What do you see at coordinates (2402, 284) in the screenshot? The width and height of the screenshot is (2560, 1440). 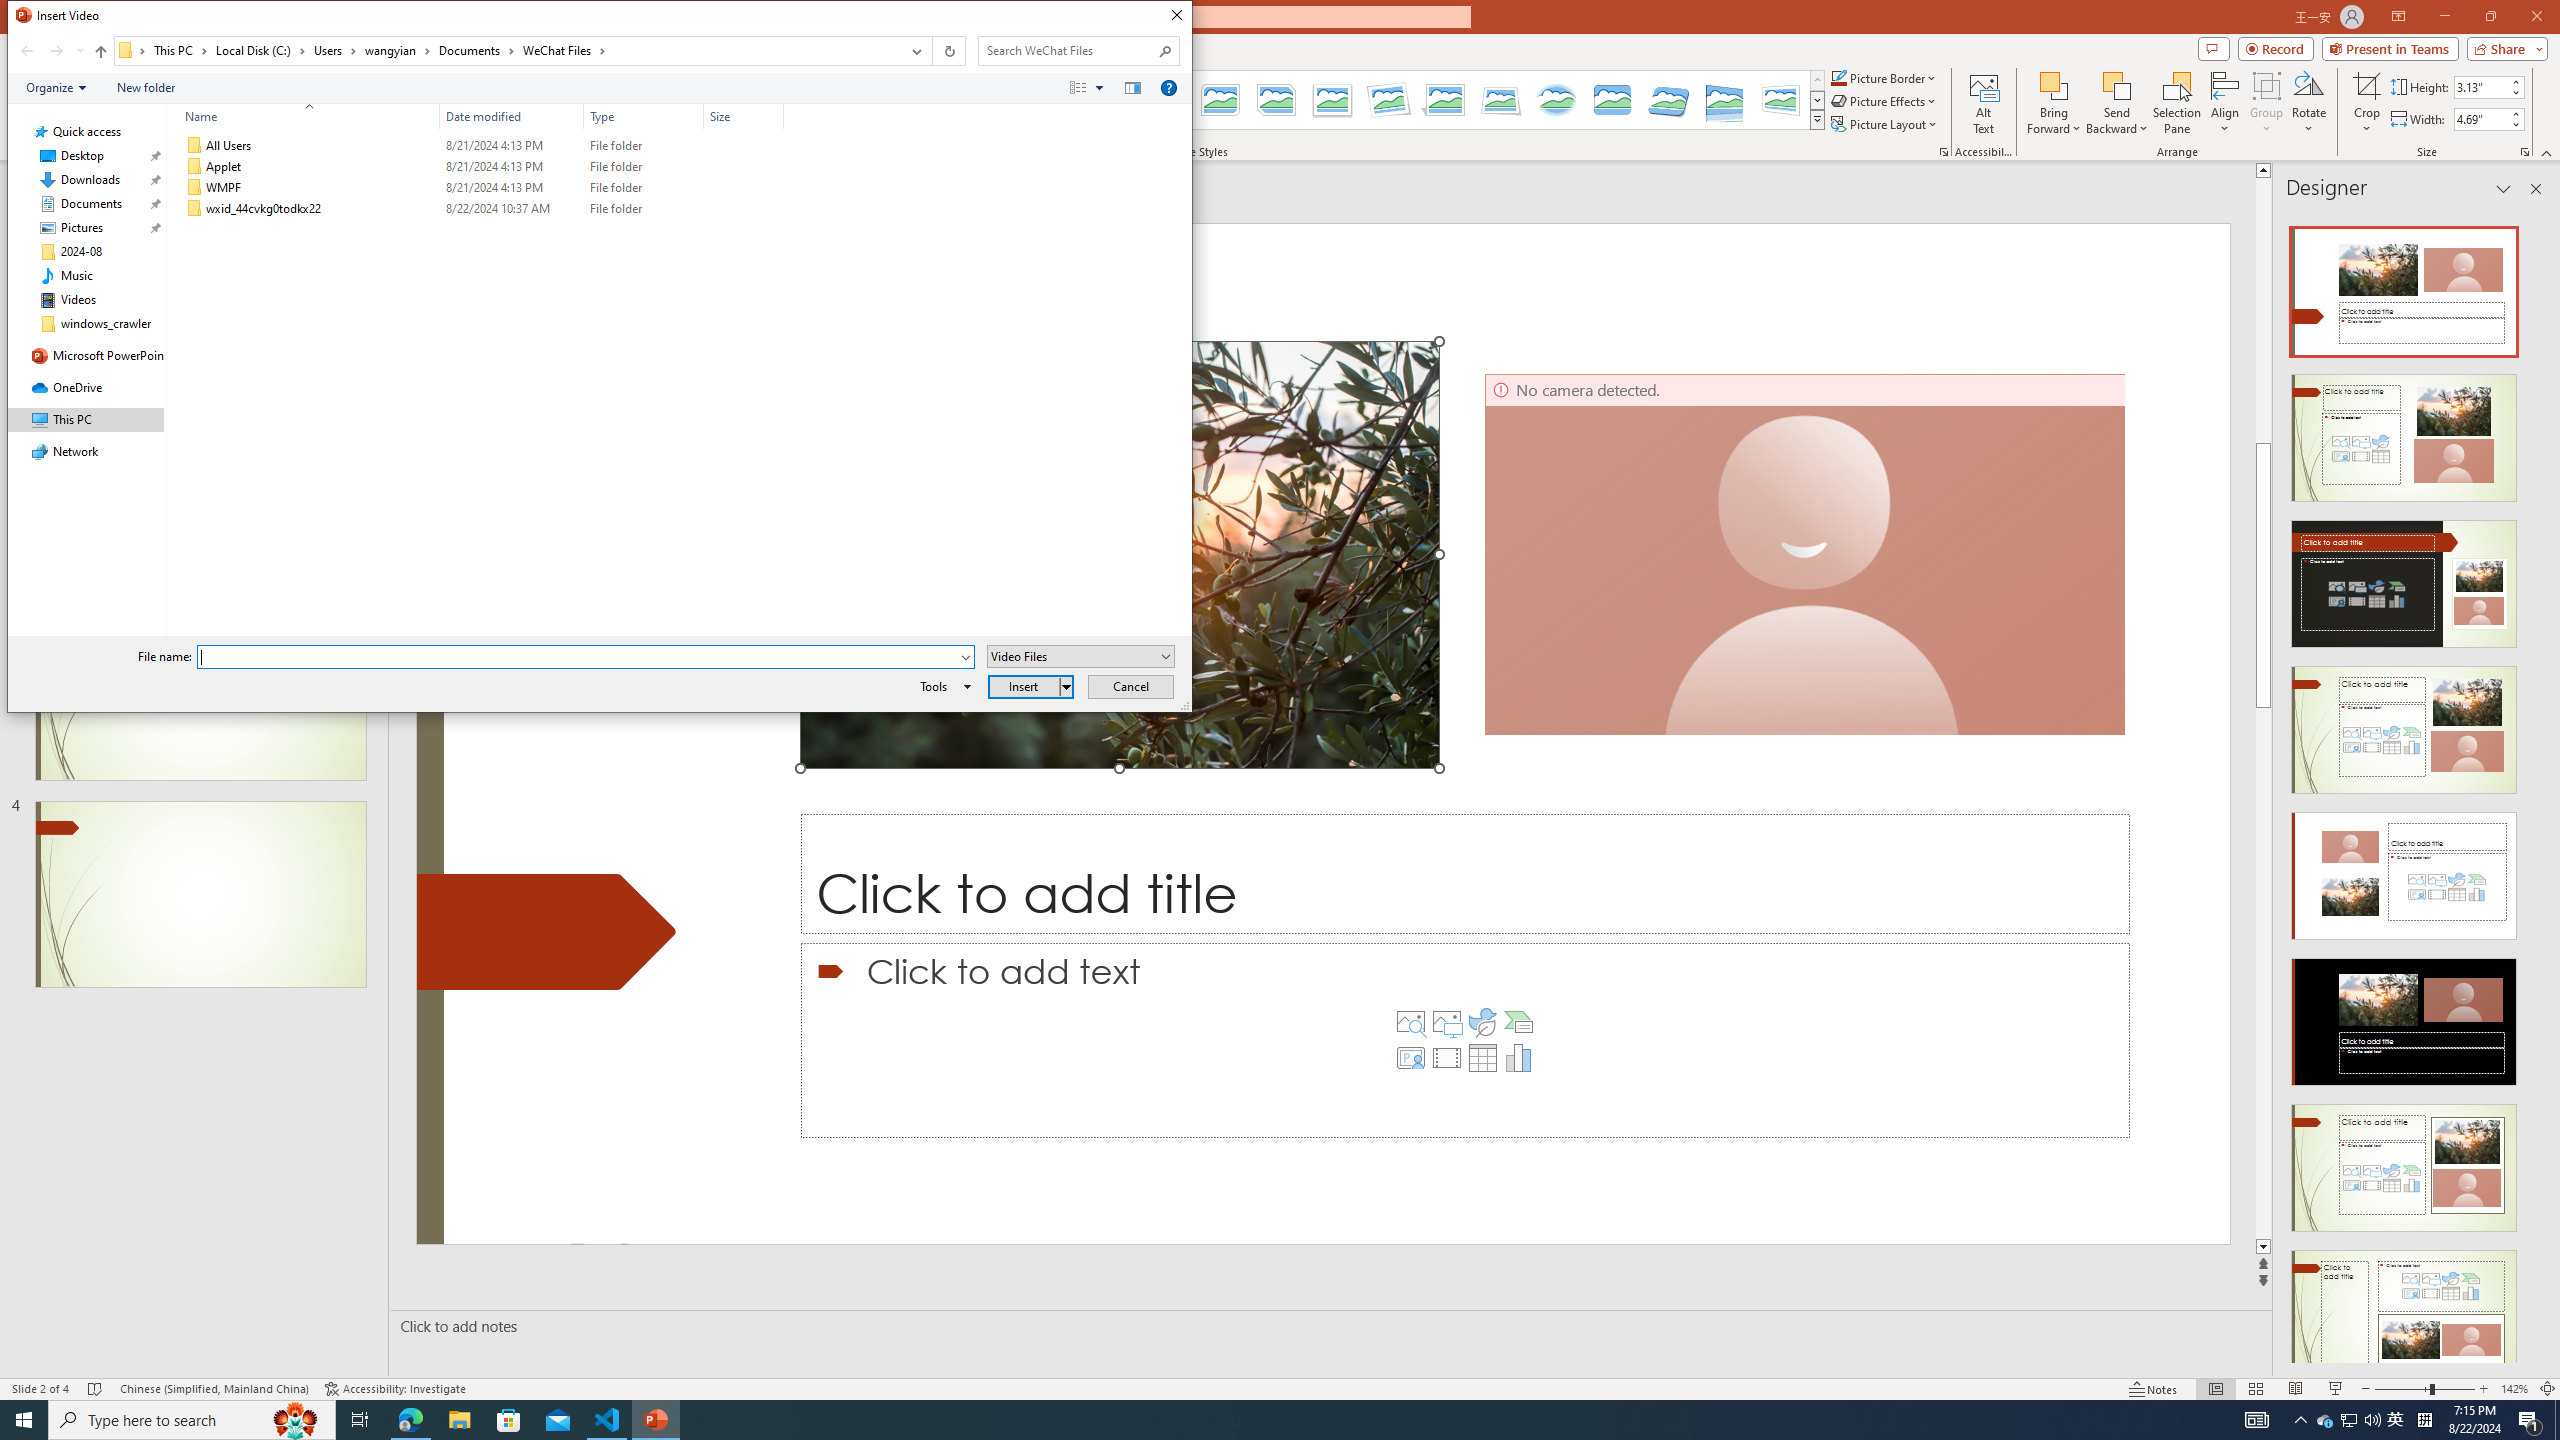 I see `'Recommended Design: Design Idea'` at bounding box center [2402, 284].